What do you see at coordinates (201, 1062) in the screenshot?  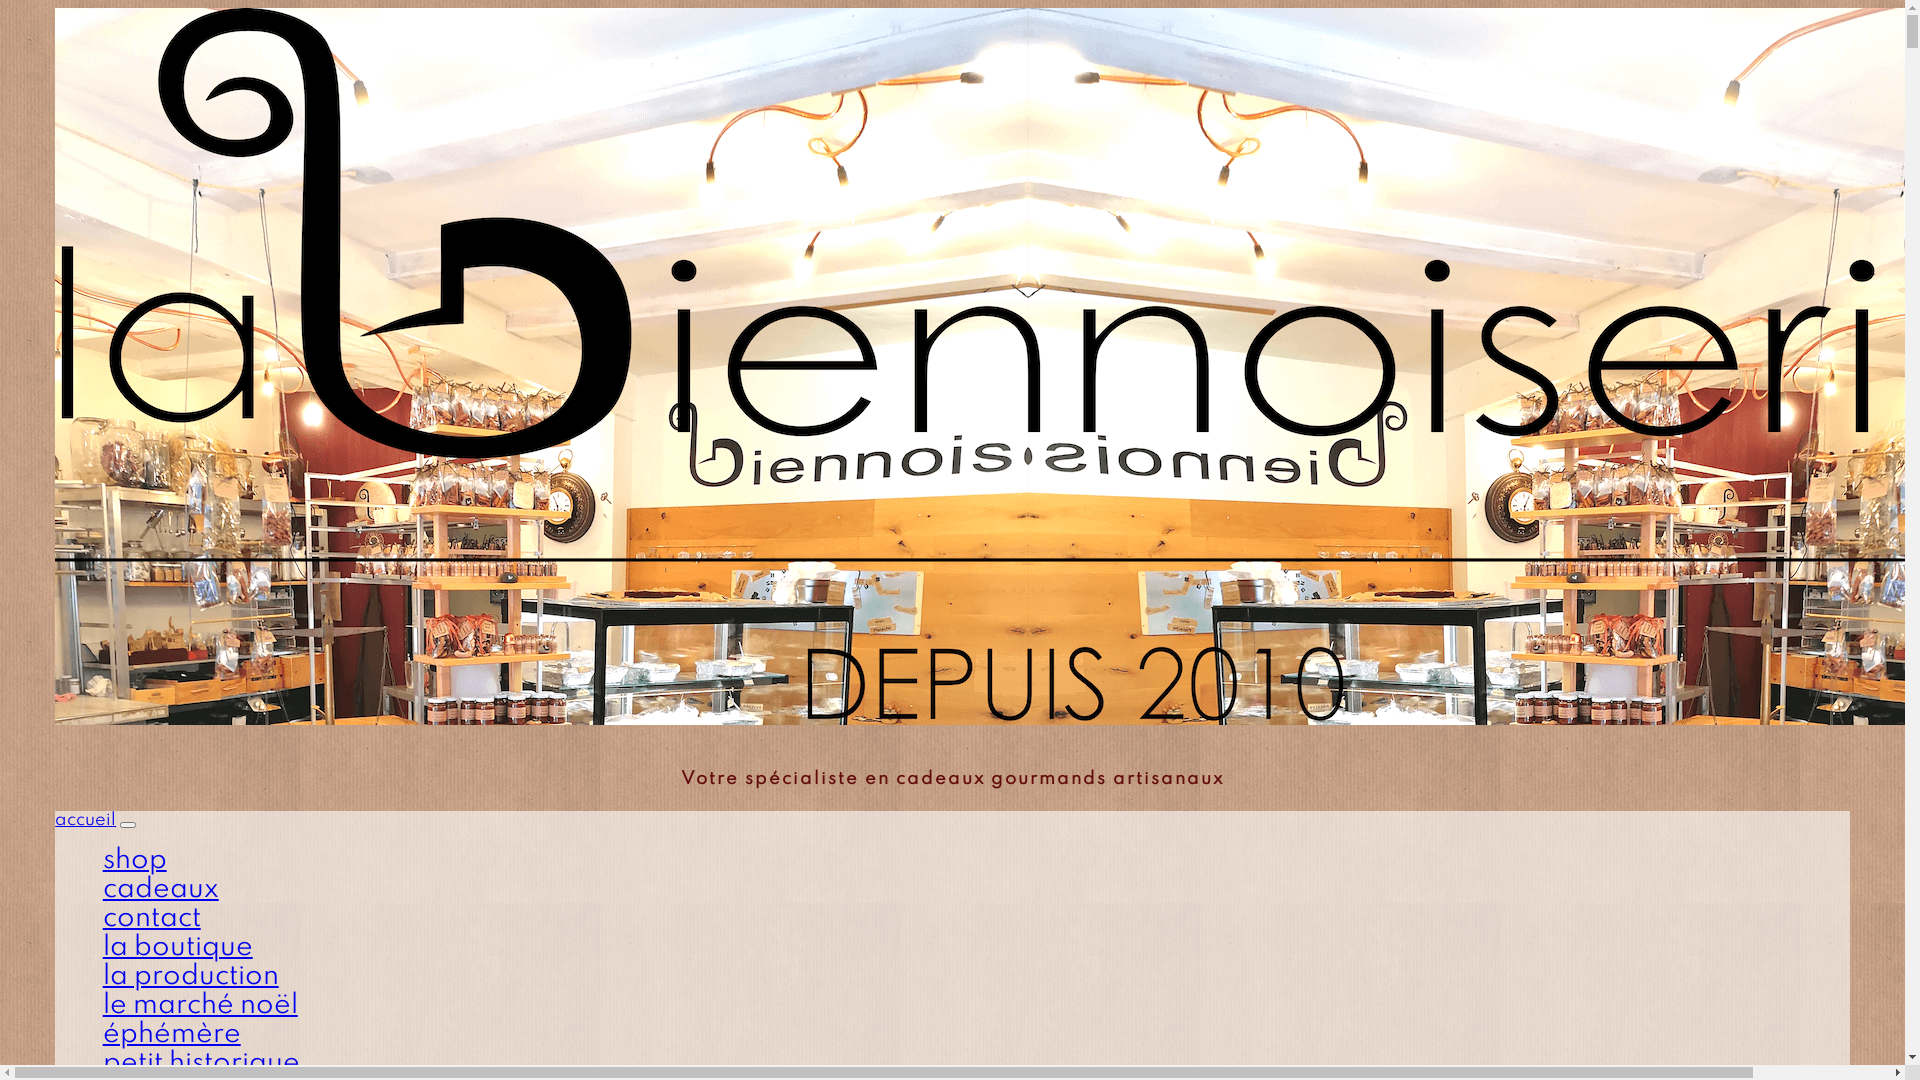 I see `'petit historique'` at bounding box center [201, 1062].